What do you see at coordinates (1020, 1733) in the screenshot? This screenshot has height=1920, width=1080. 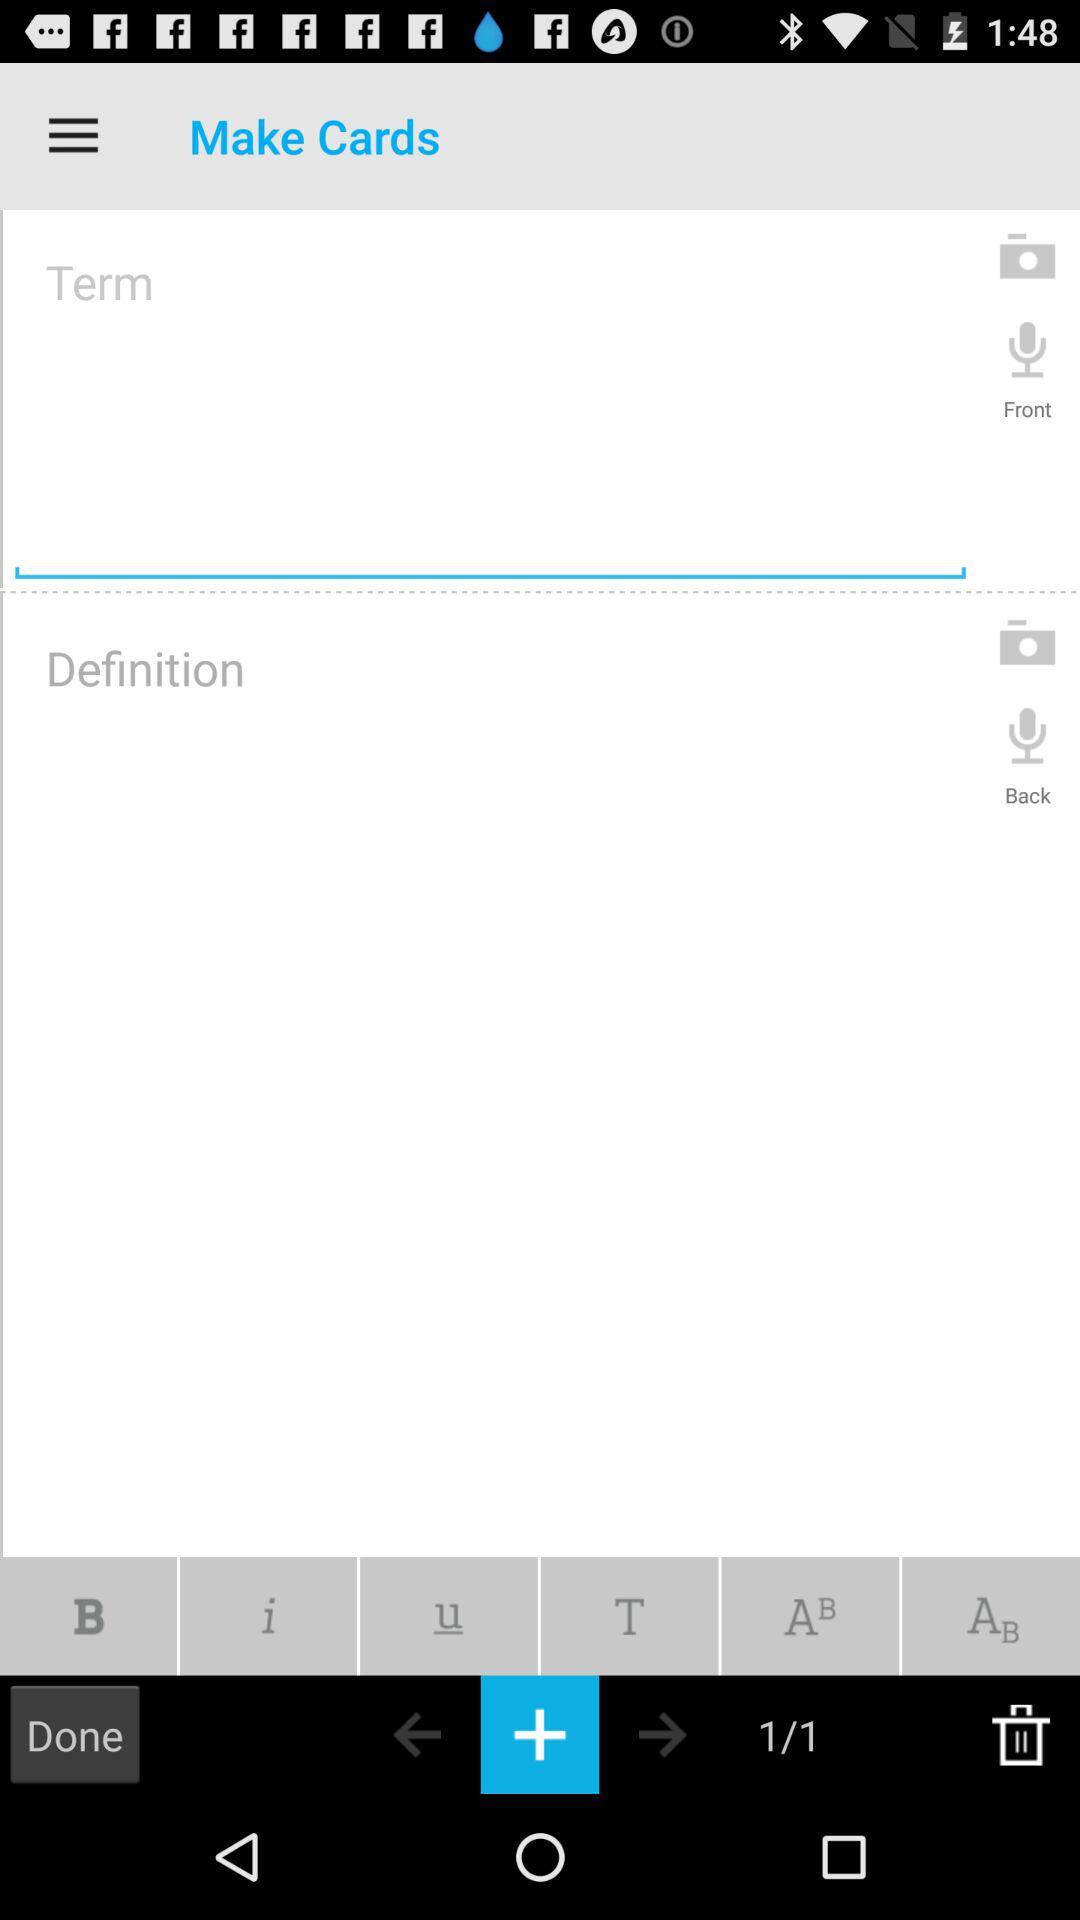 I see `trash` at bounding box center [1020, 1733].